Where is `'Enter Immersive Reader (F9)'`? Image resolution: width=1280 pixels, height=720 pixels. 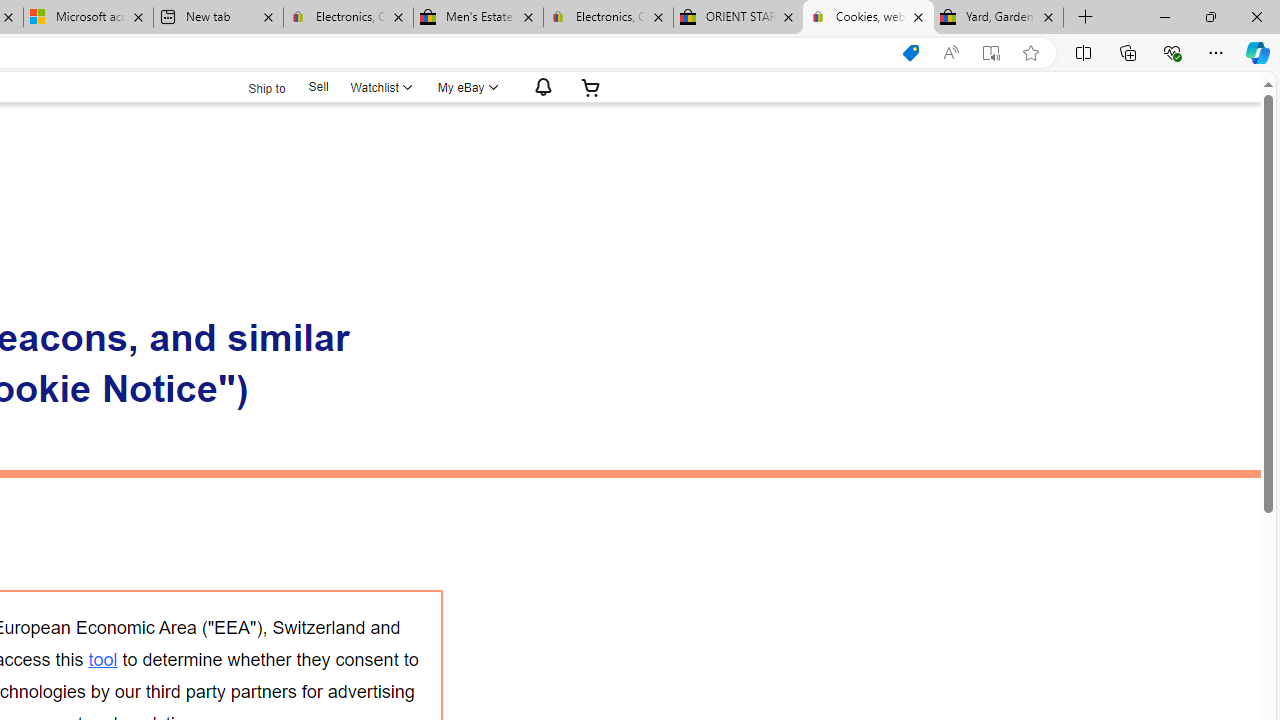 'Enter Immersive Reader (F9)' is located at coordinates (991, 52).